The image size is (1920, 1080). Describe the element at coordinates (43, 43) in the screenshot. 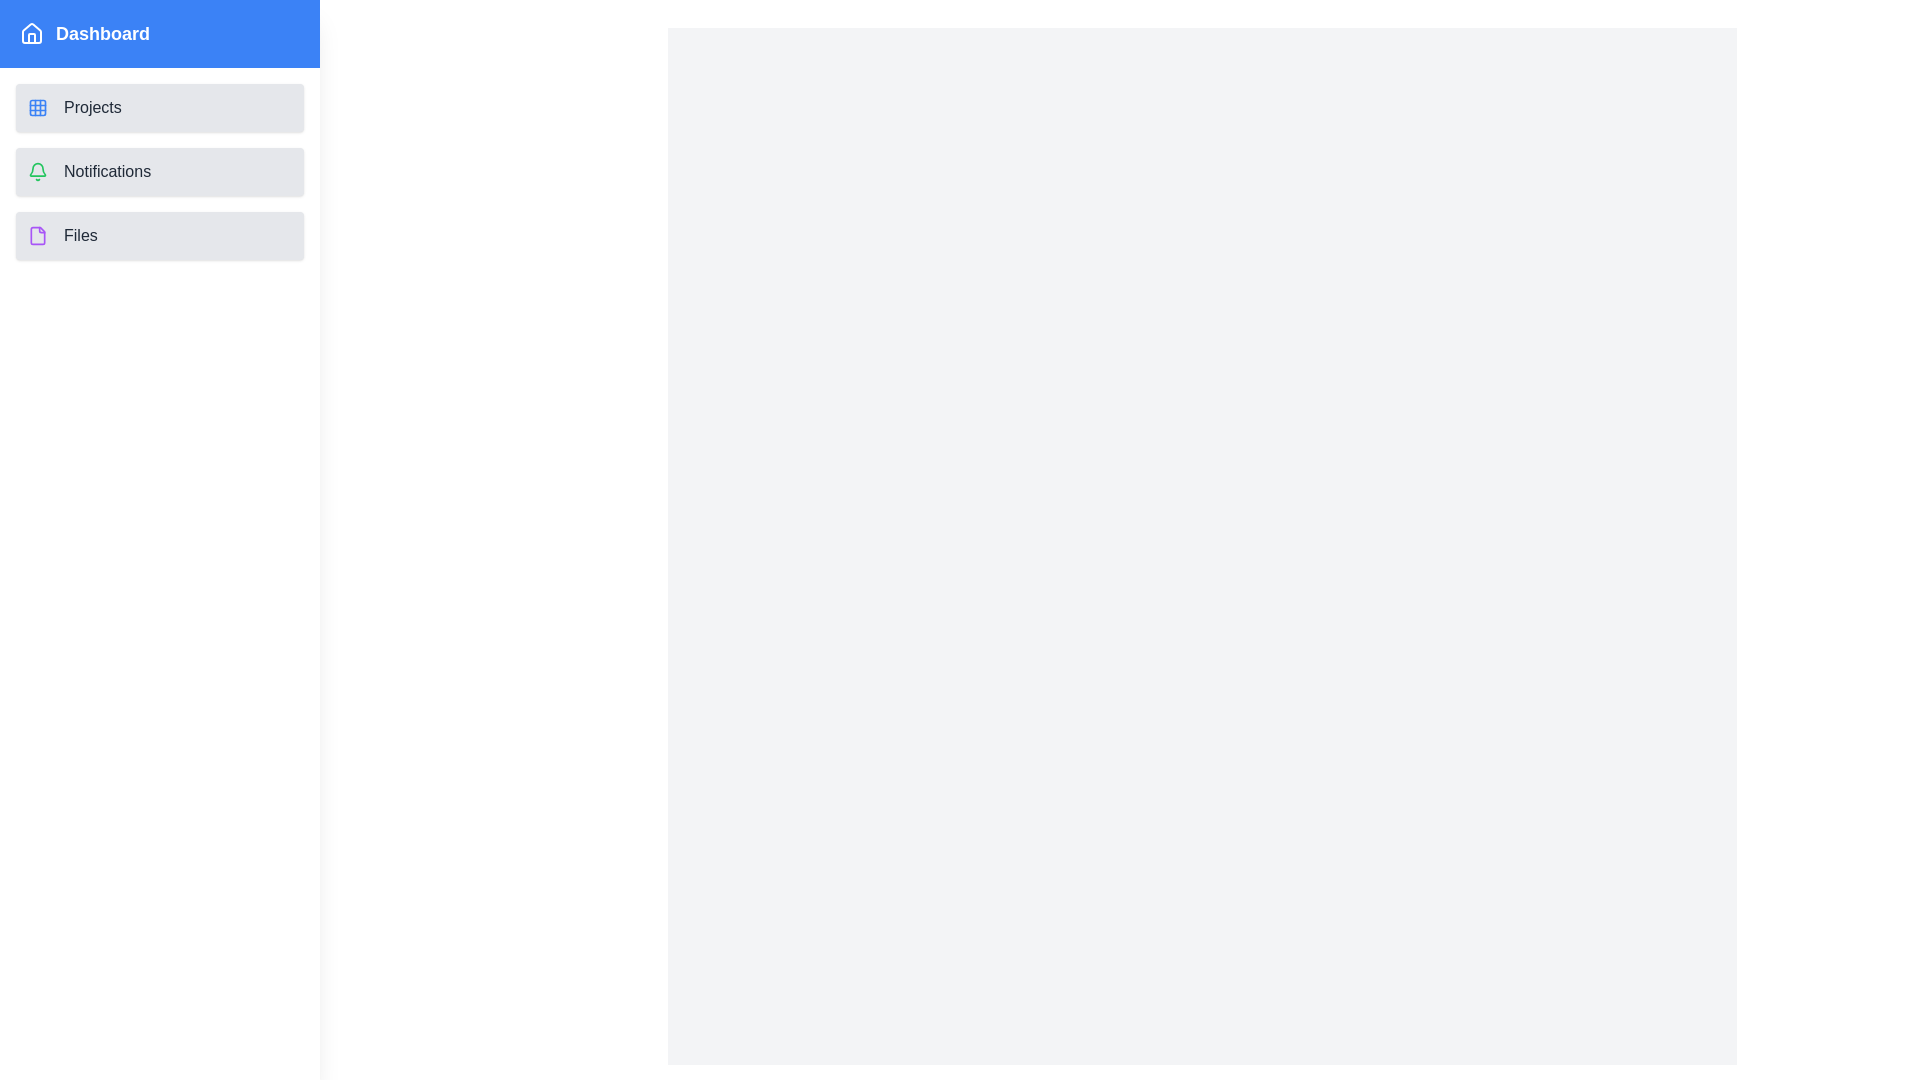

I see `button in the top-left corner to toggle the drawer visibility` at that location.